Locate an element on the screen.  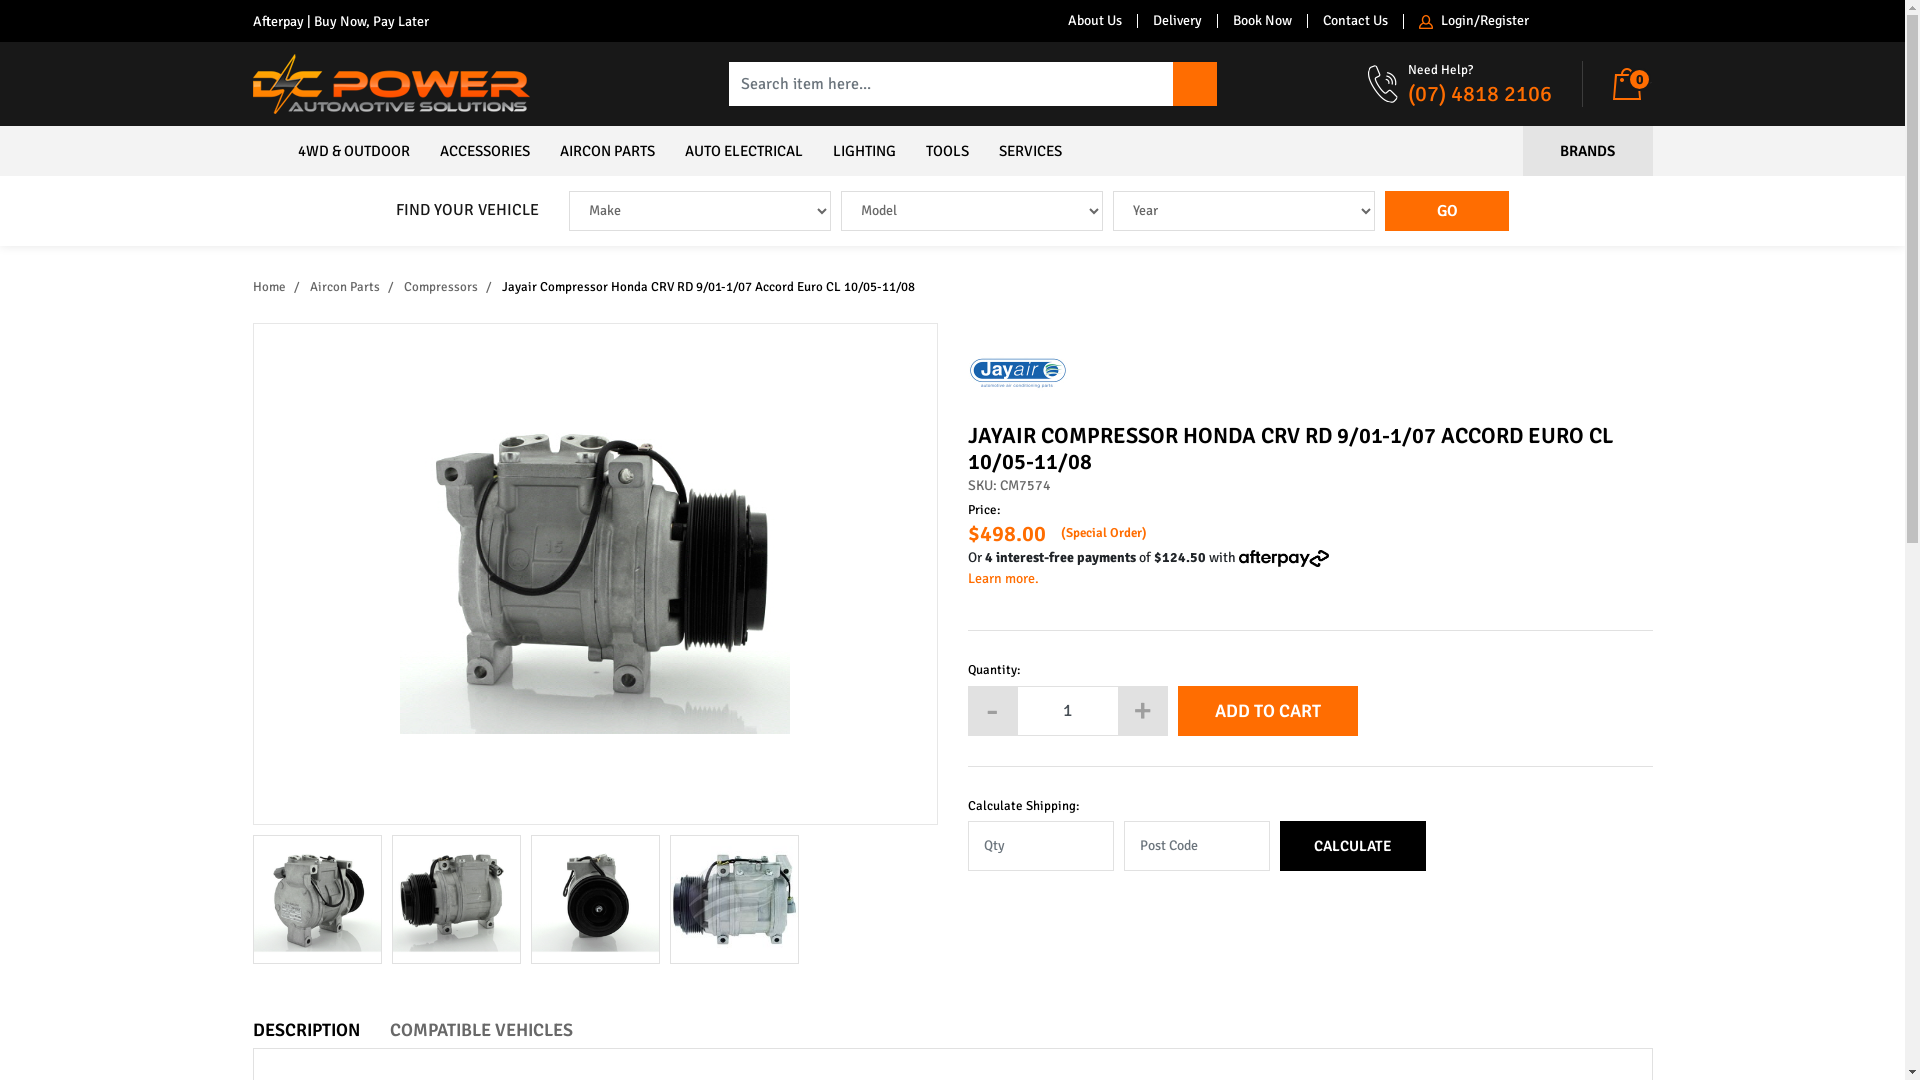
'Home' is located at coordinates (251, 286).